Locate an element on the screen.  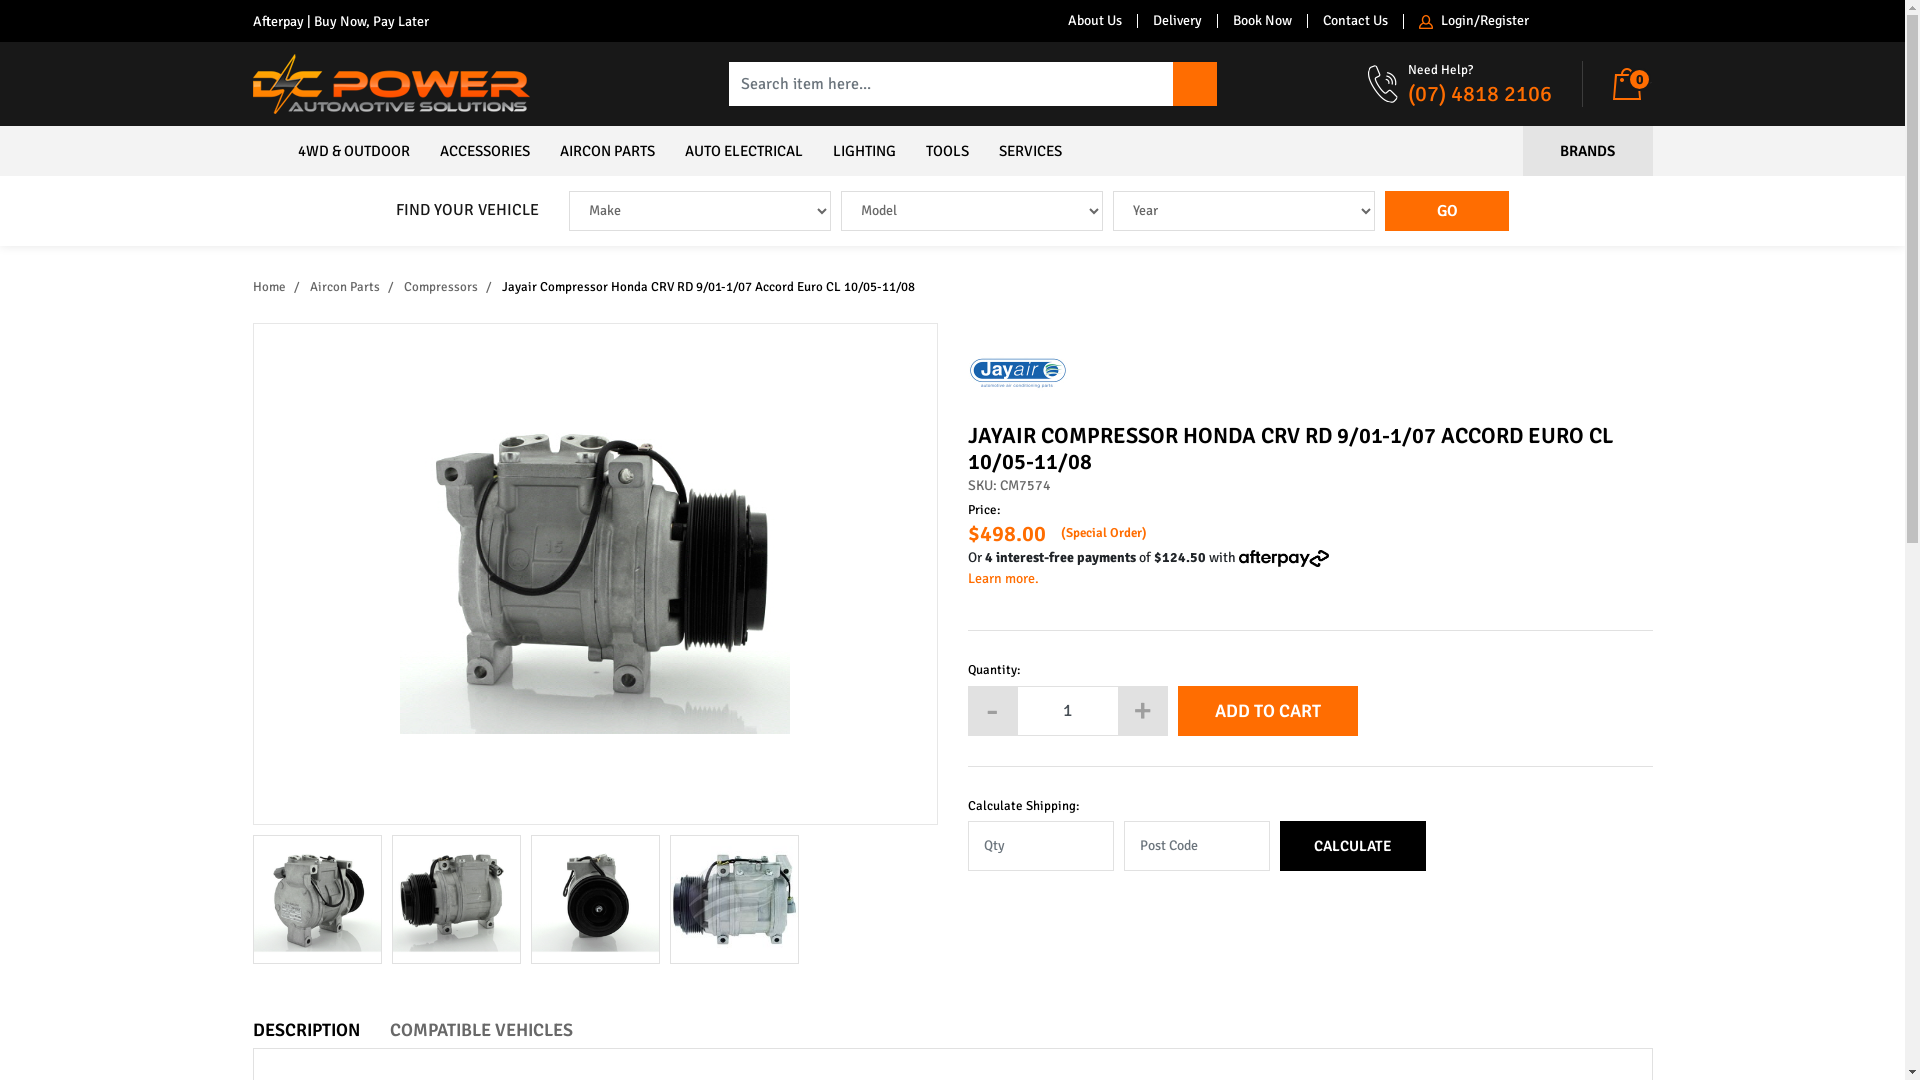
'Home' is located at coordinates (251, 286).